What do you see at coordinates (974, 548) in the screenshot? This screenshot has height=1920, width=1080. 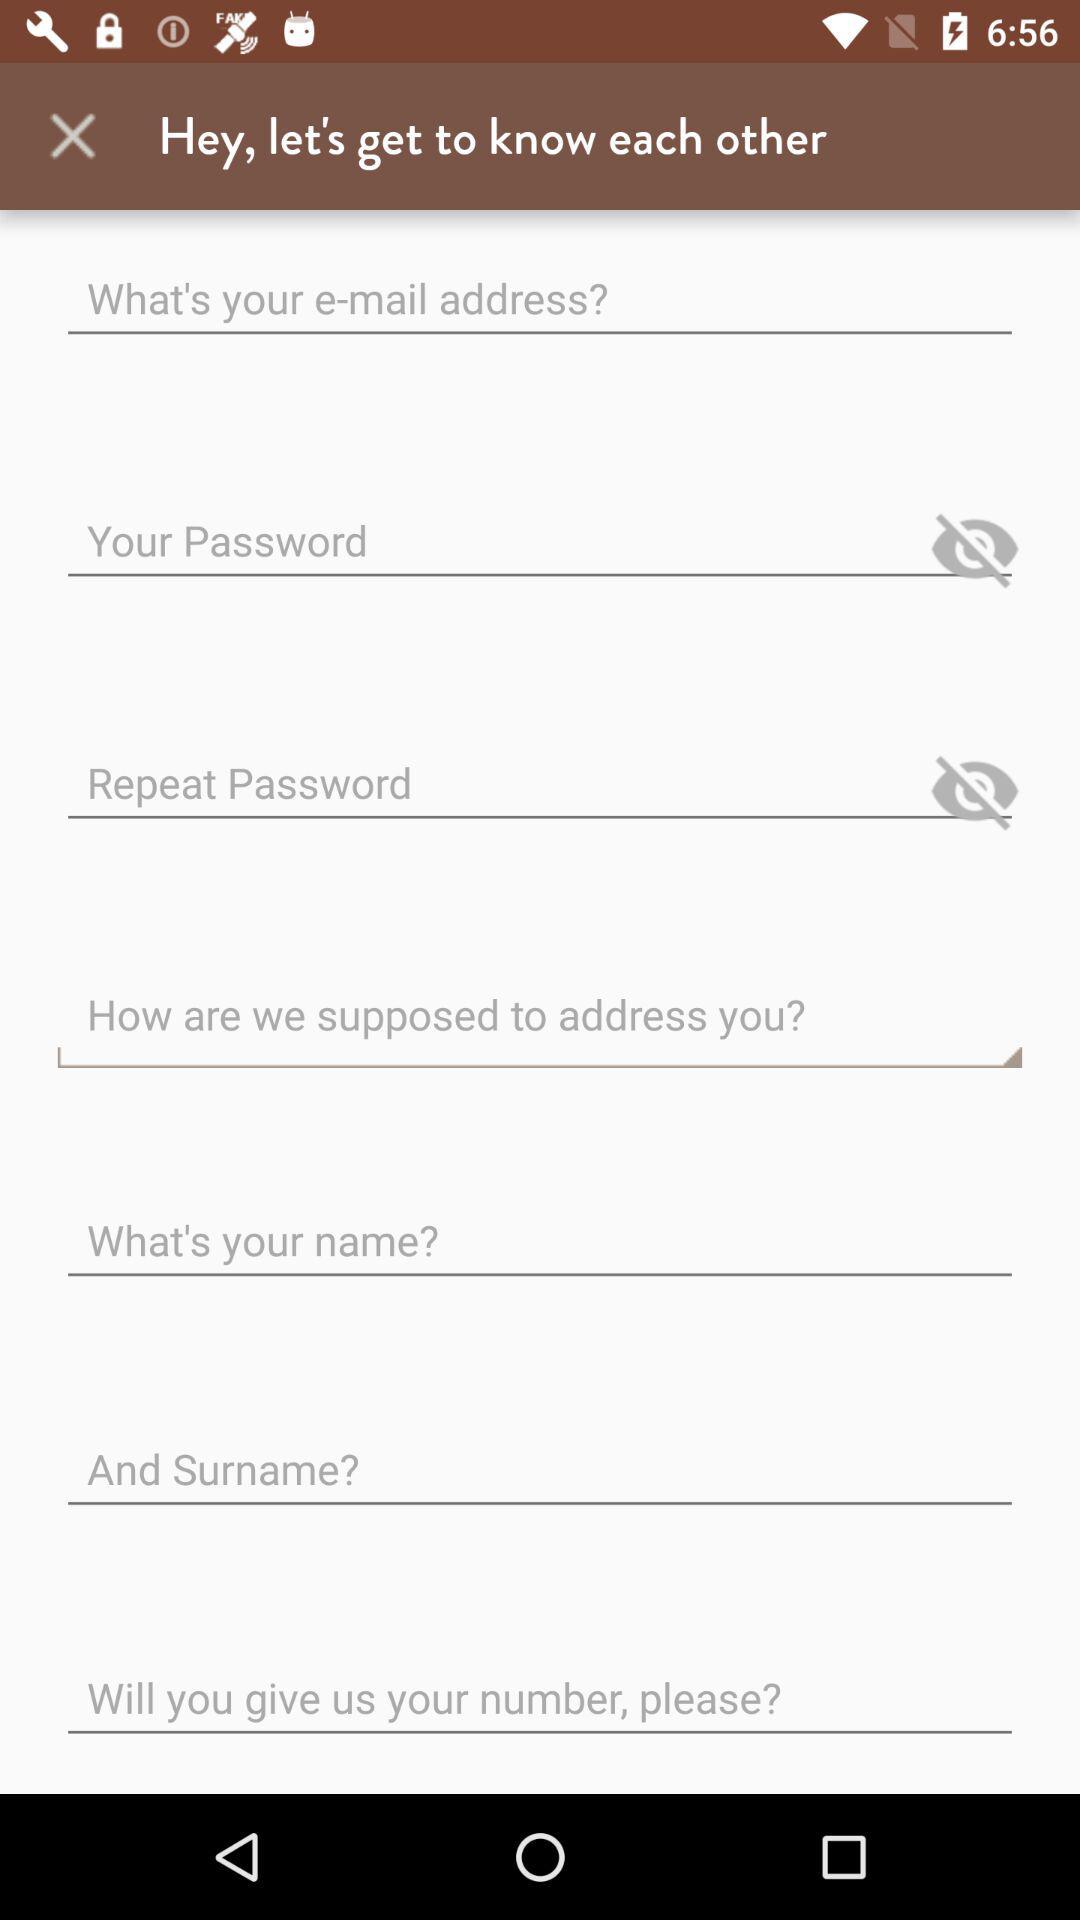 I see `click on eye icon next to your password` at bounding box center [974, 548].